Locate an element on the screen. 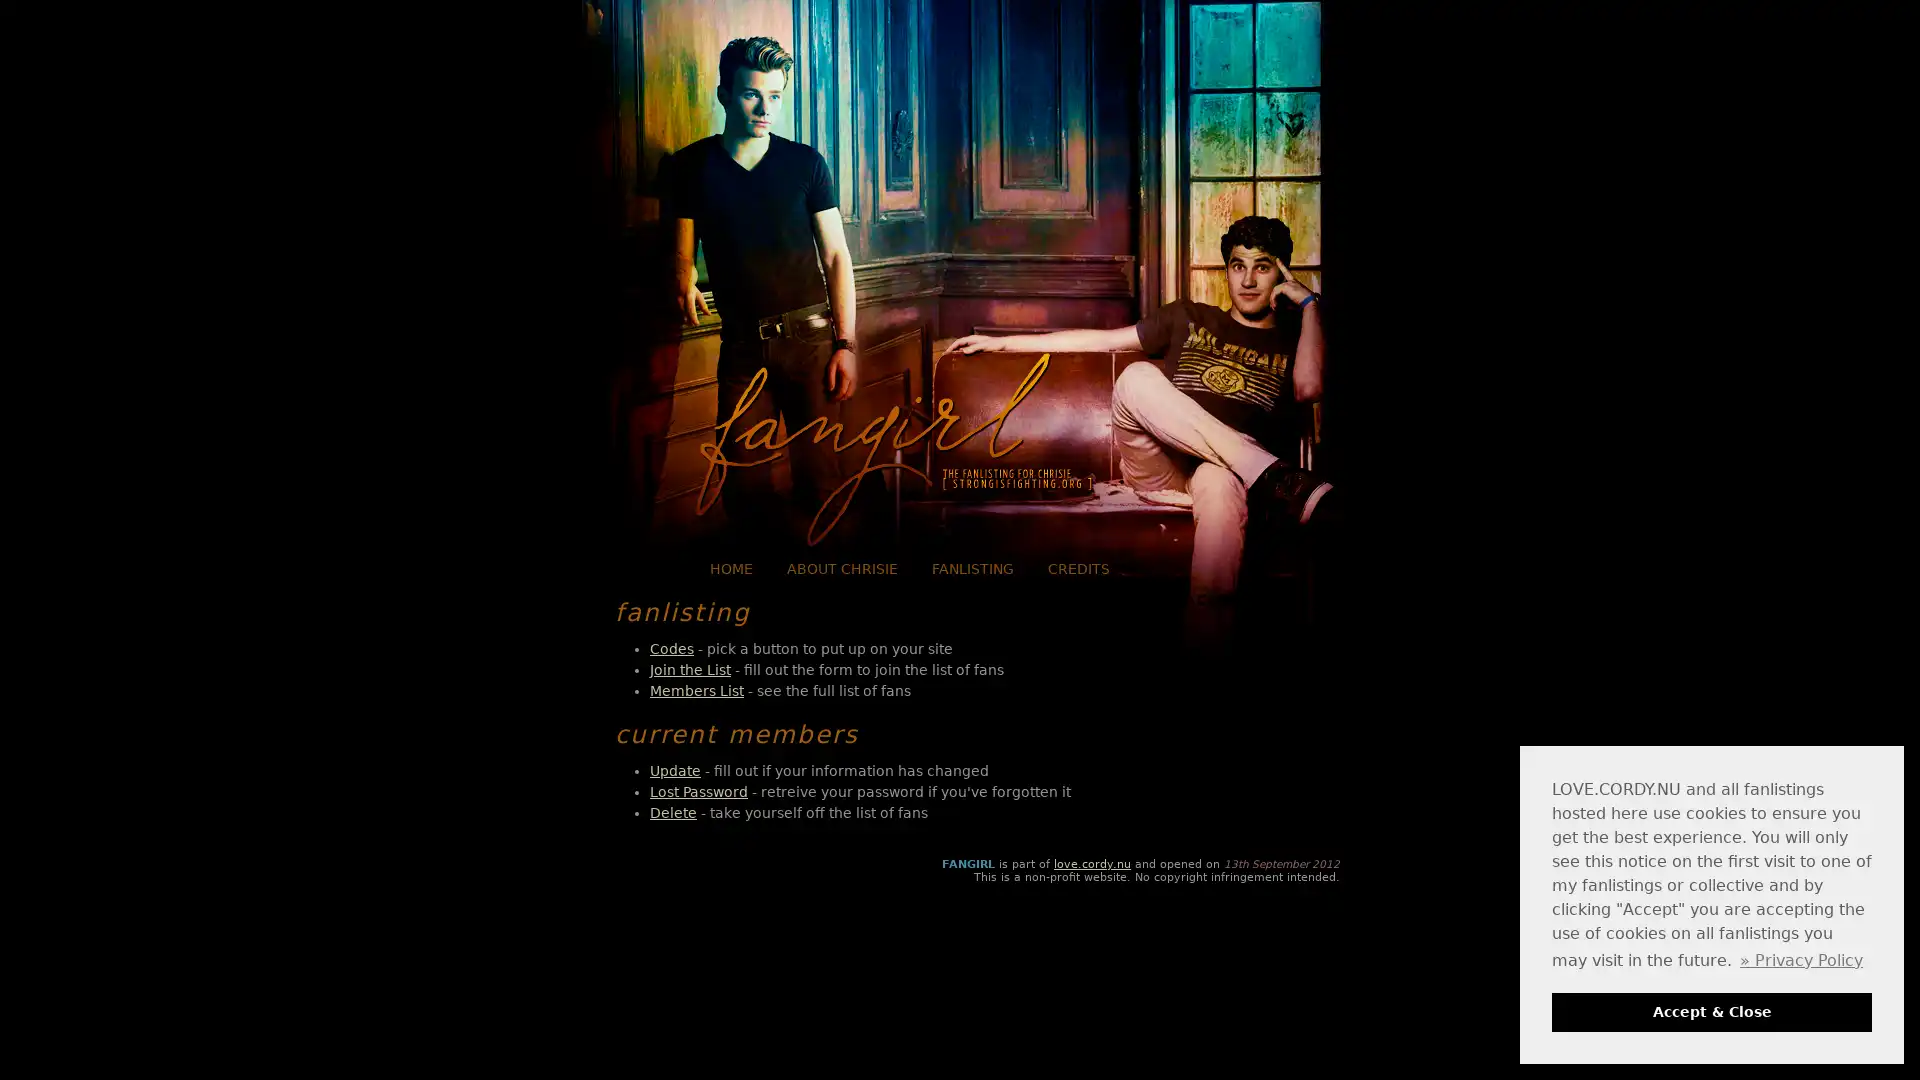 Image resolution: width=1920 pixels, height=1080 pixels. learn more about cookies is located at coordinates (1801, 959).